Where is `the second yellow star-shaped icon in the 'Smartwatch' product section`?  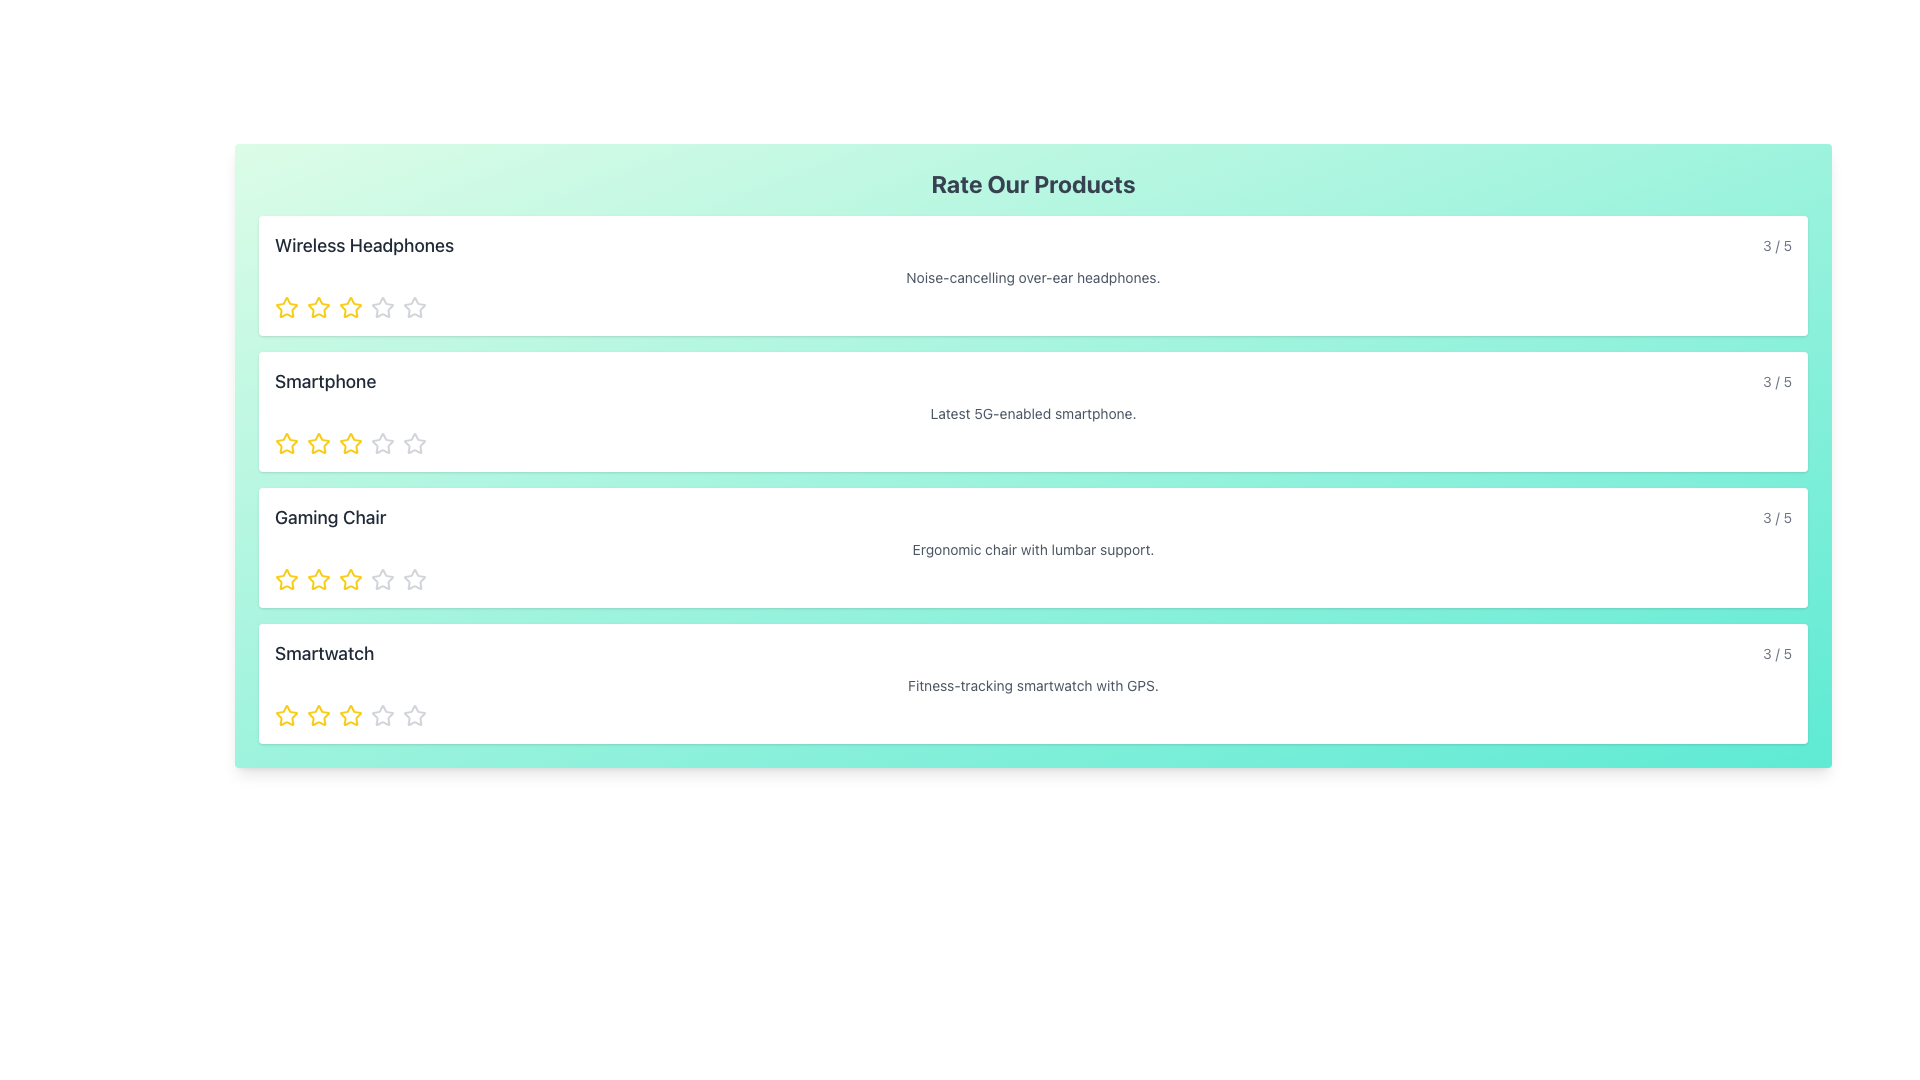 the second yellow star-shaped icon in the 'Smartwatch' product section is located at coordinates (317, 715).